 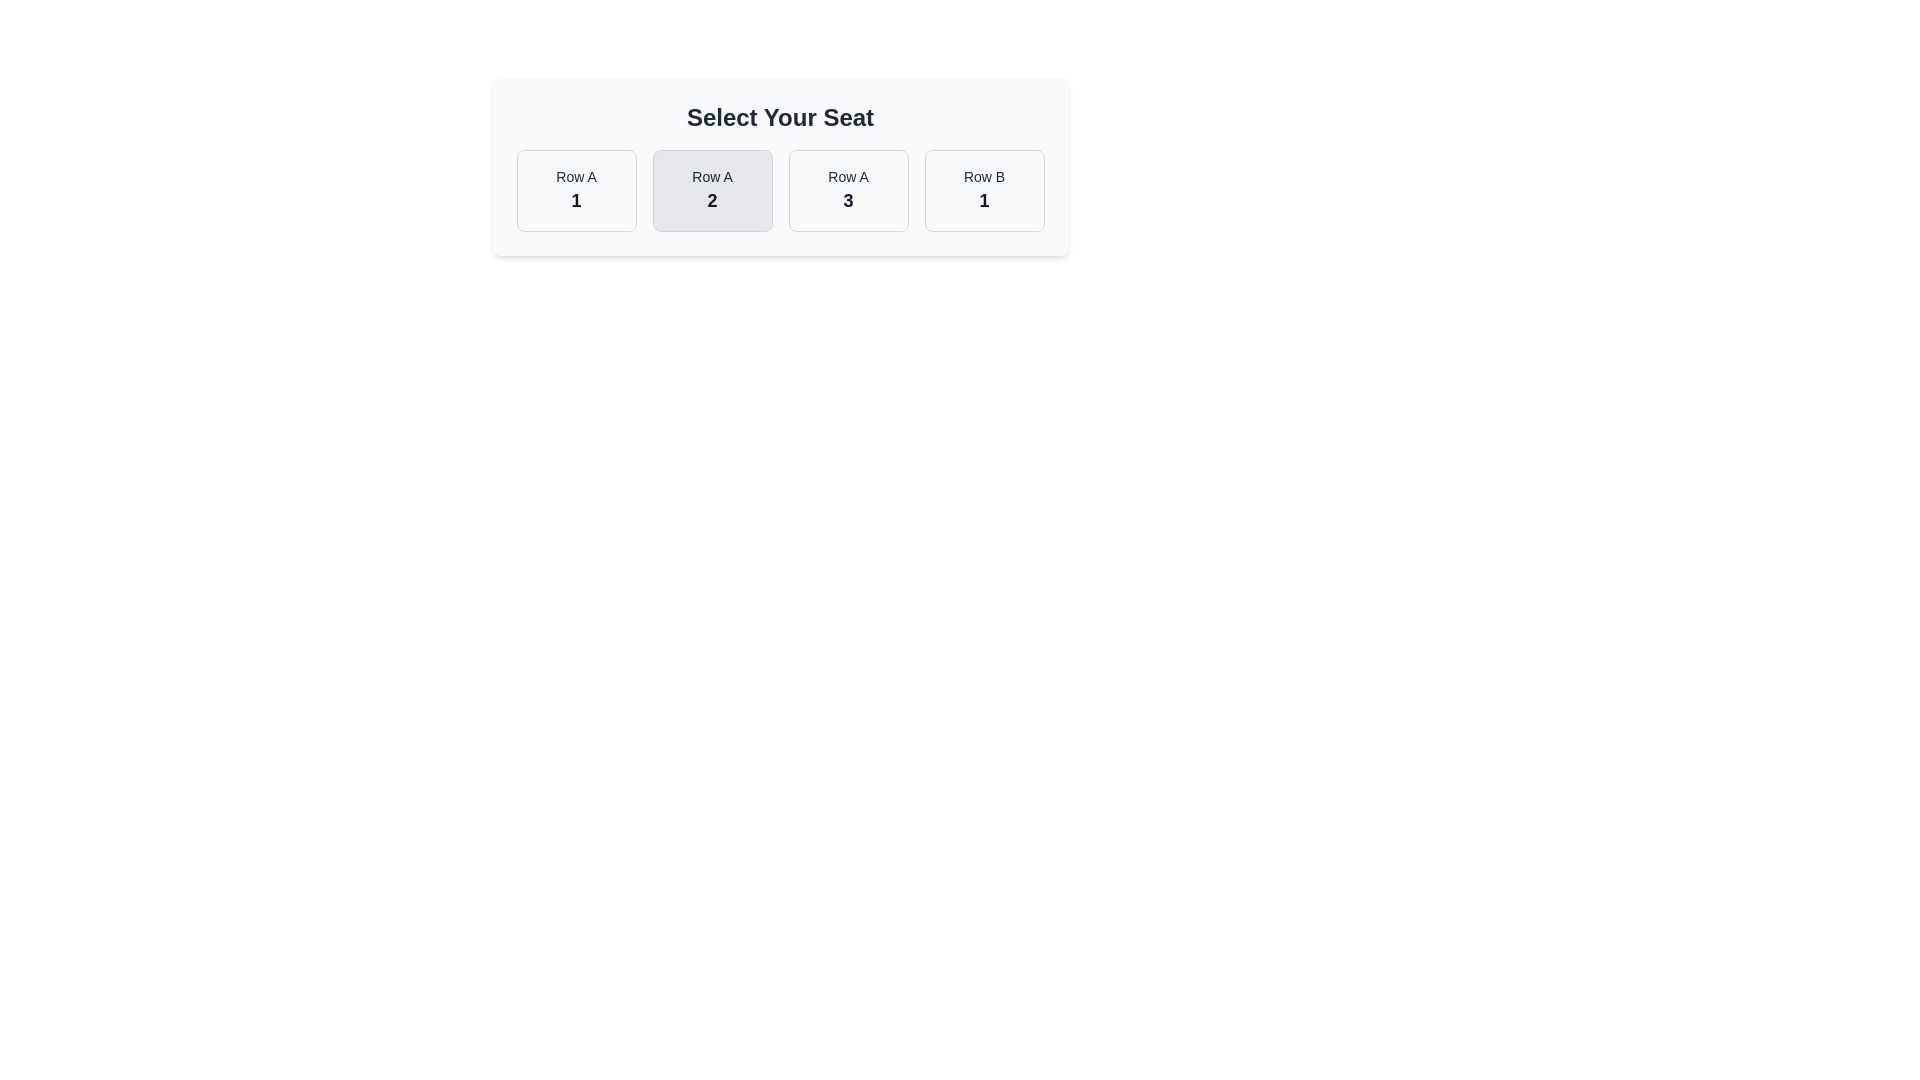 I want to click on text of the Text label that identifies a seat or position in Row B, located below the 'Row B' label, so click(x=984, y=200).